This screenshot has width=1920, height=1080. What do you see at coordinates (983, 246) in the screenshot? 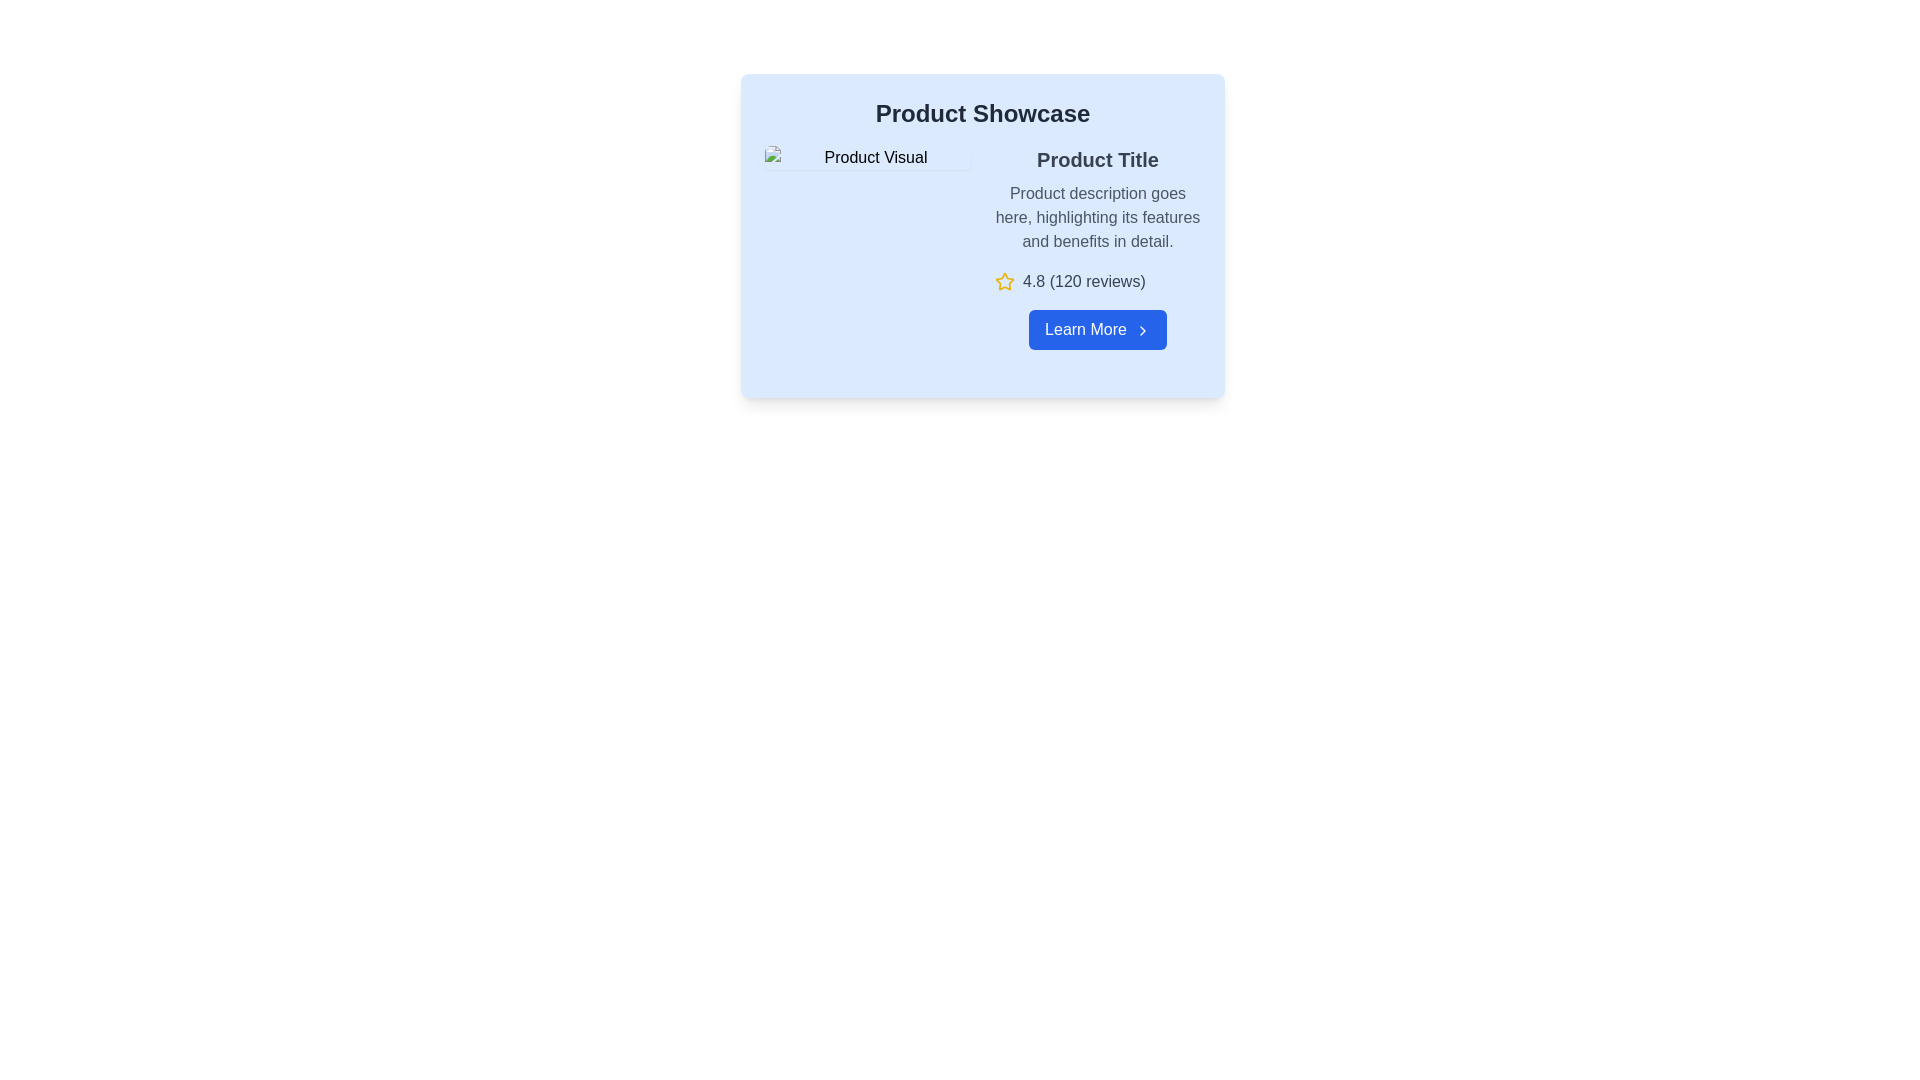
I see `the star rating in the right column of the two-column grid` at bounding box center [983, 246].